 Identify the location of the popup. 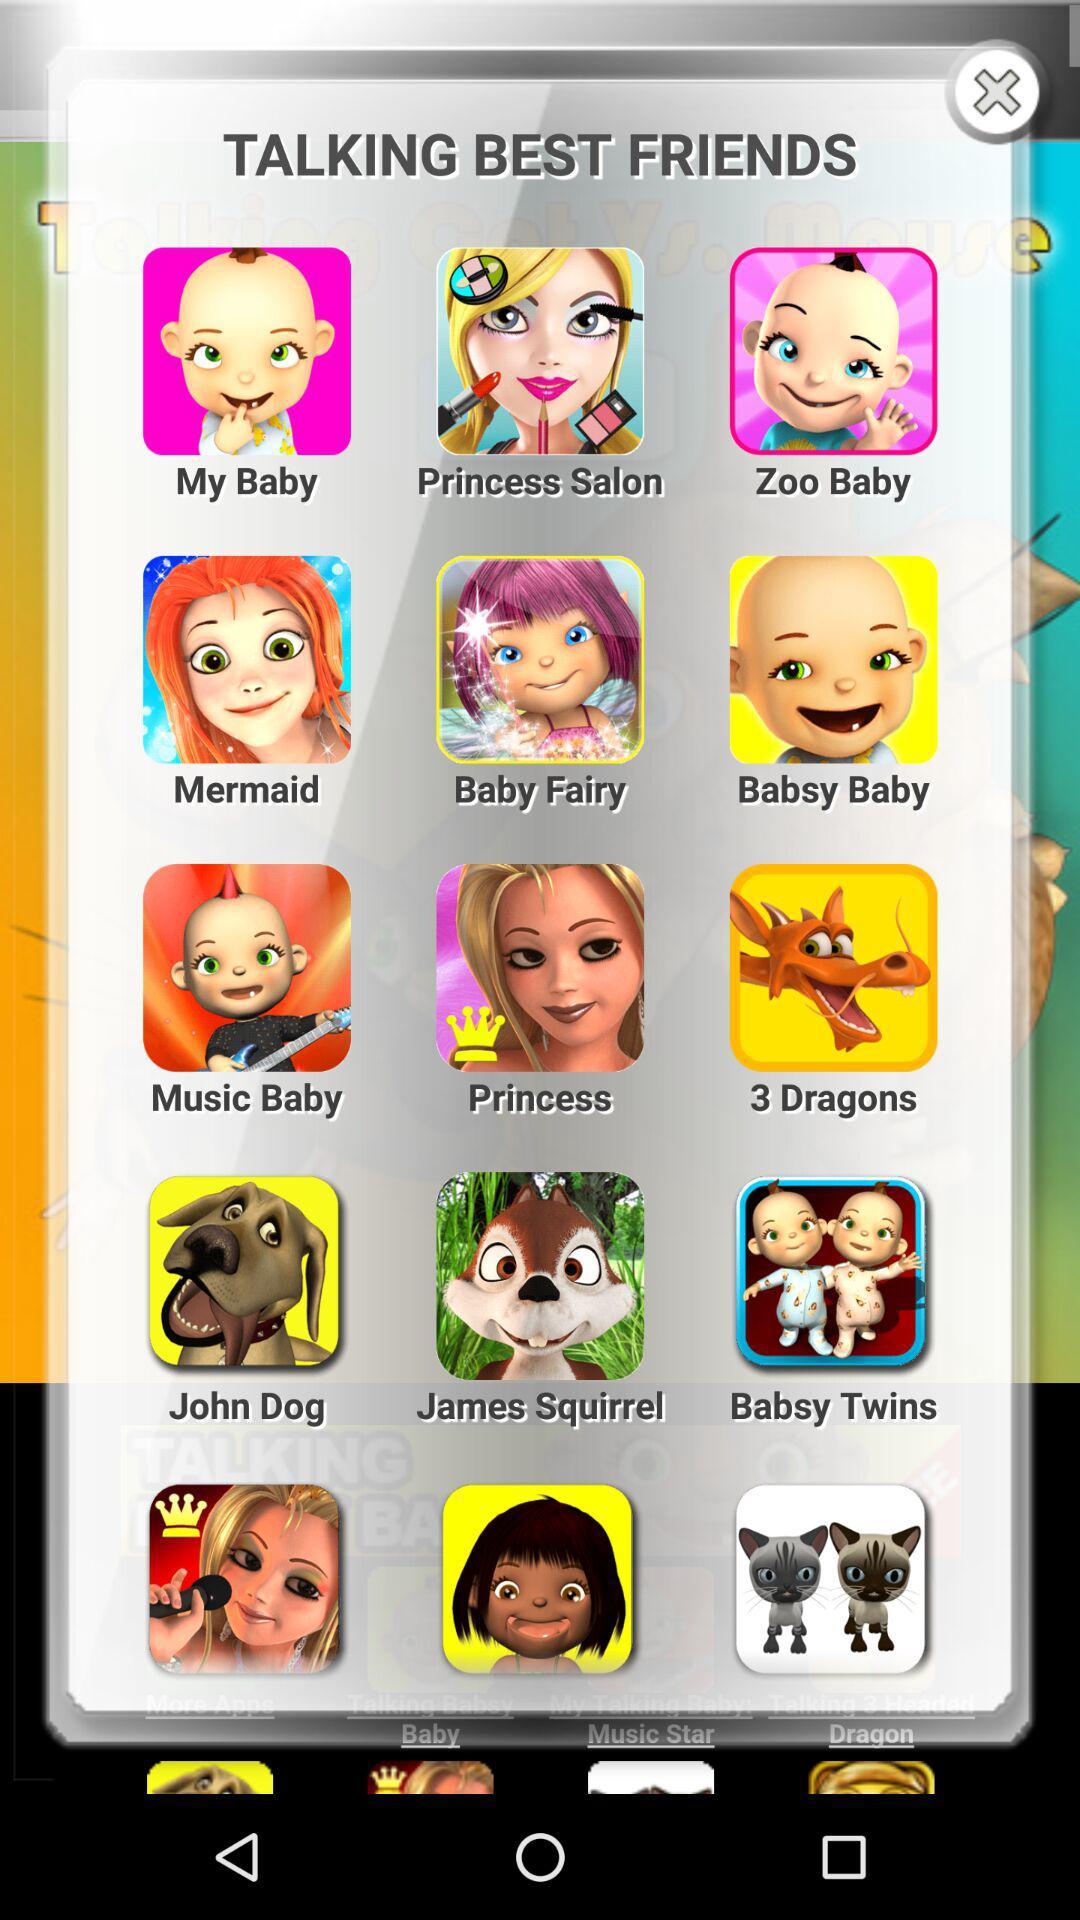
(1001, 93).